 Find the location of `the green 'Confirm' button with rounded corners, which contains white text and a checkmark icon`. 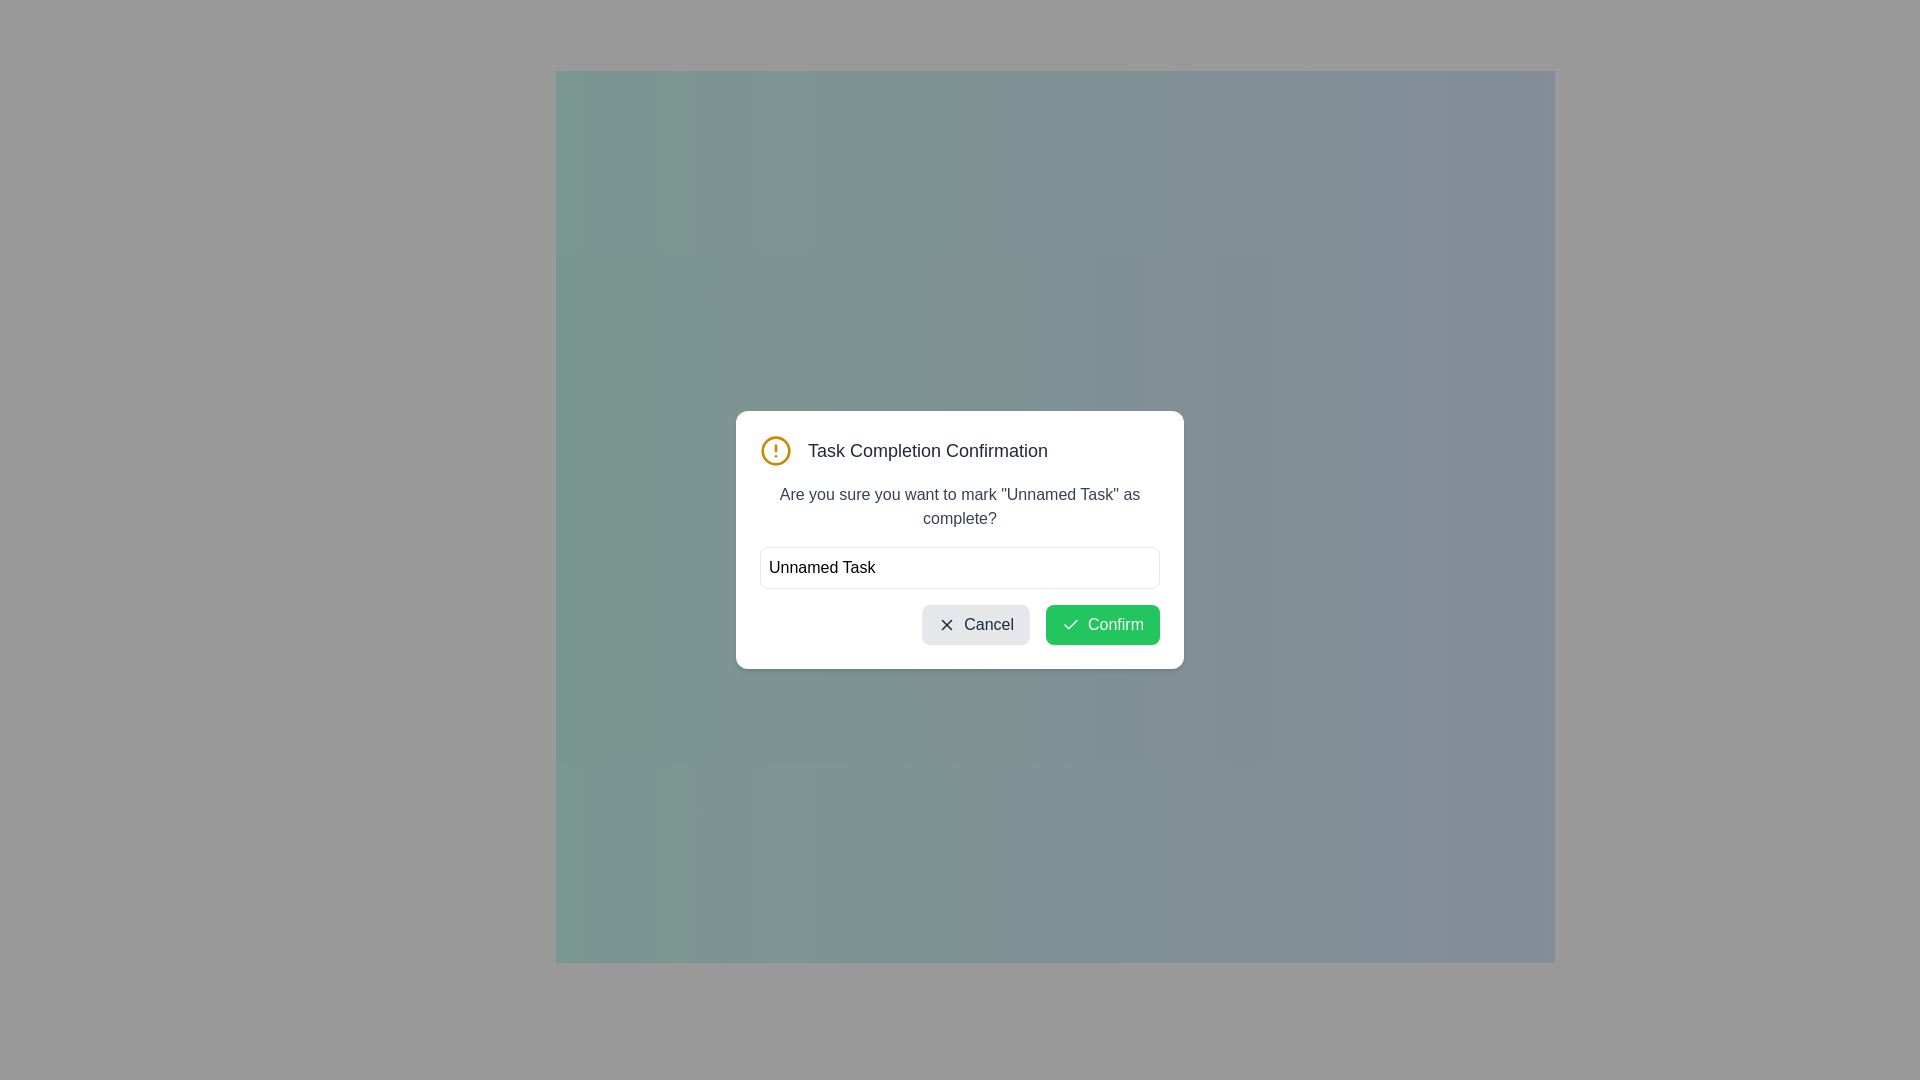

the green 'Confirm' button with rounded corners, which contains white text and a checkmark icon is located at coordinates (1102, 623).